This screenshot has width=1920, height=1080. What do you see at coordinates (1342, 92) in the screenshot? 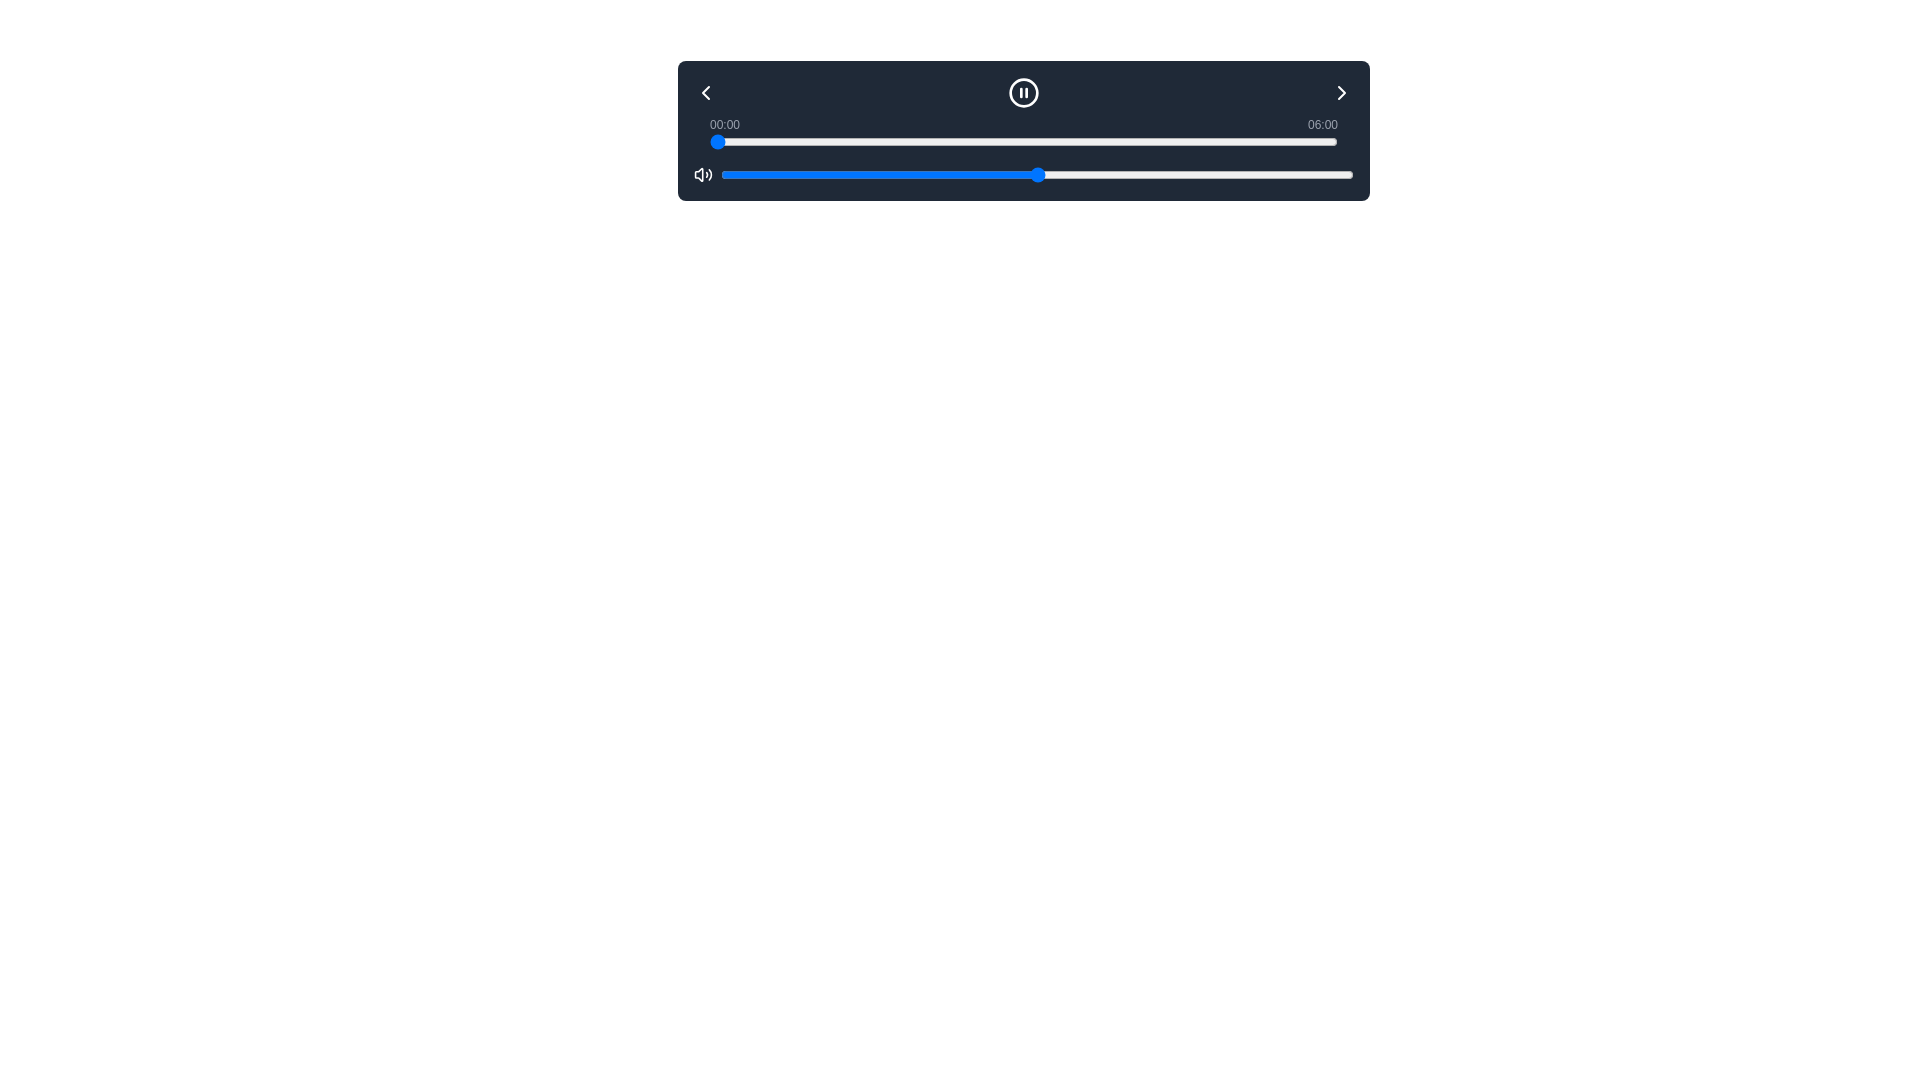
I see `the rightward-pointing chevron arrow icon located at the upper right section of the interface for additional information` at bounding box center [1342, 92].